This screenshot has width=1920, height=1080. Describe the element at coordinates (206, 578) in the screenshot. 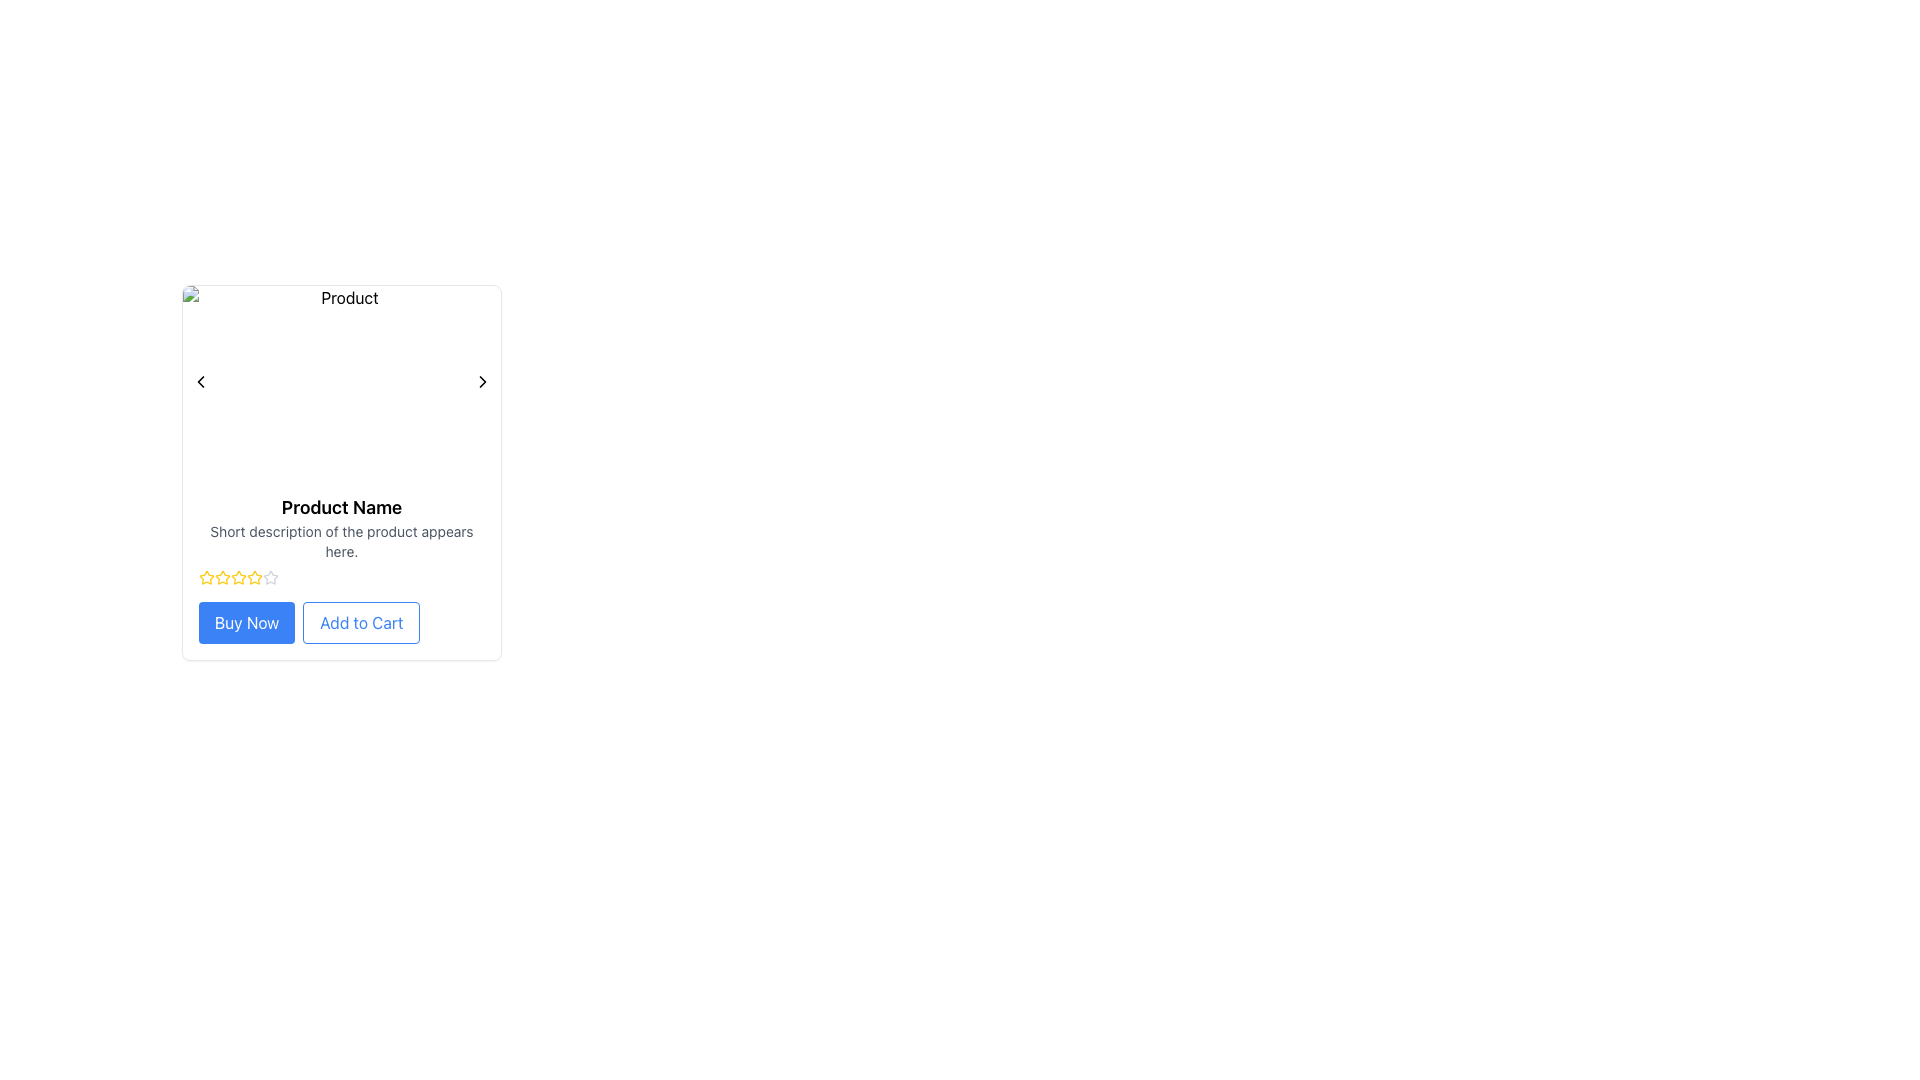

I see `the first star icon in the product rating scale, which visually represents the lowest rating in the sequence` at that location.